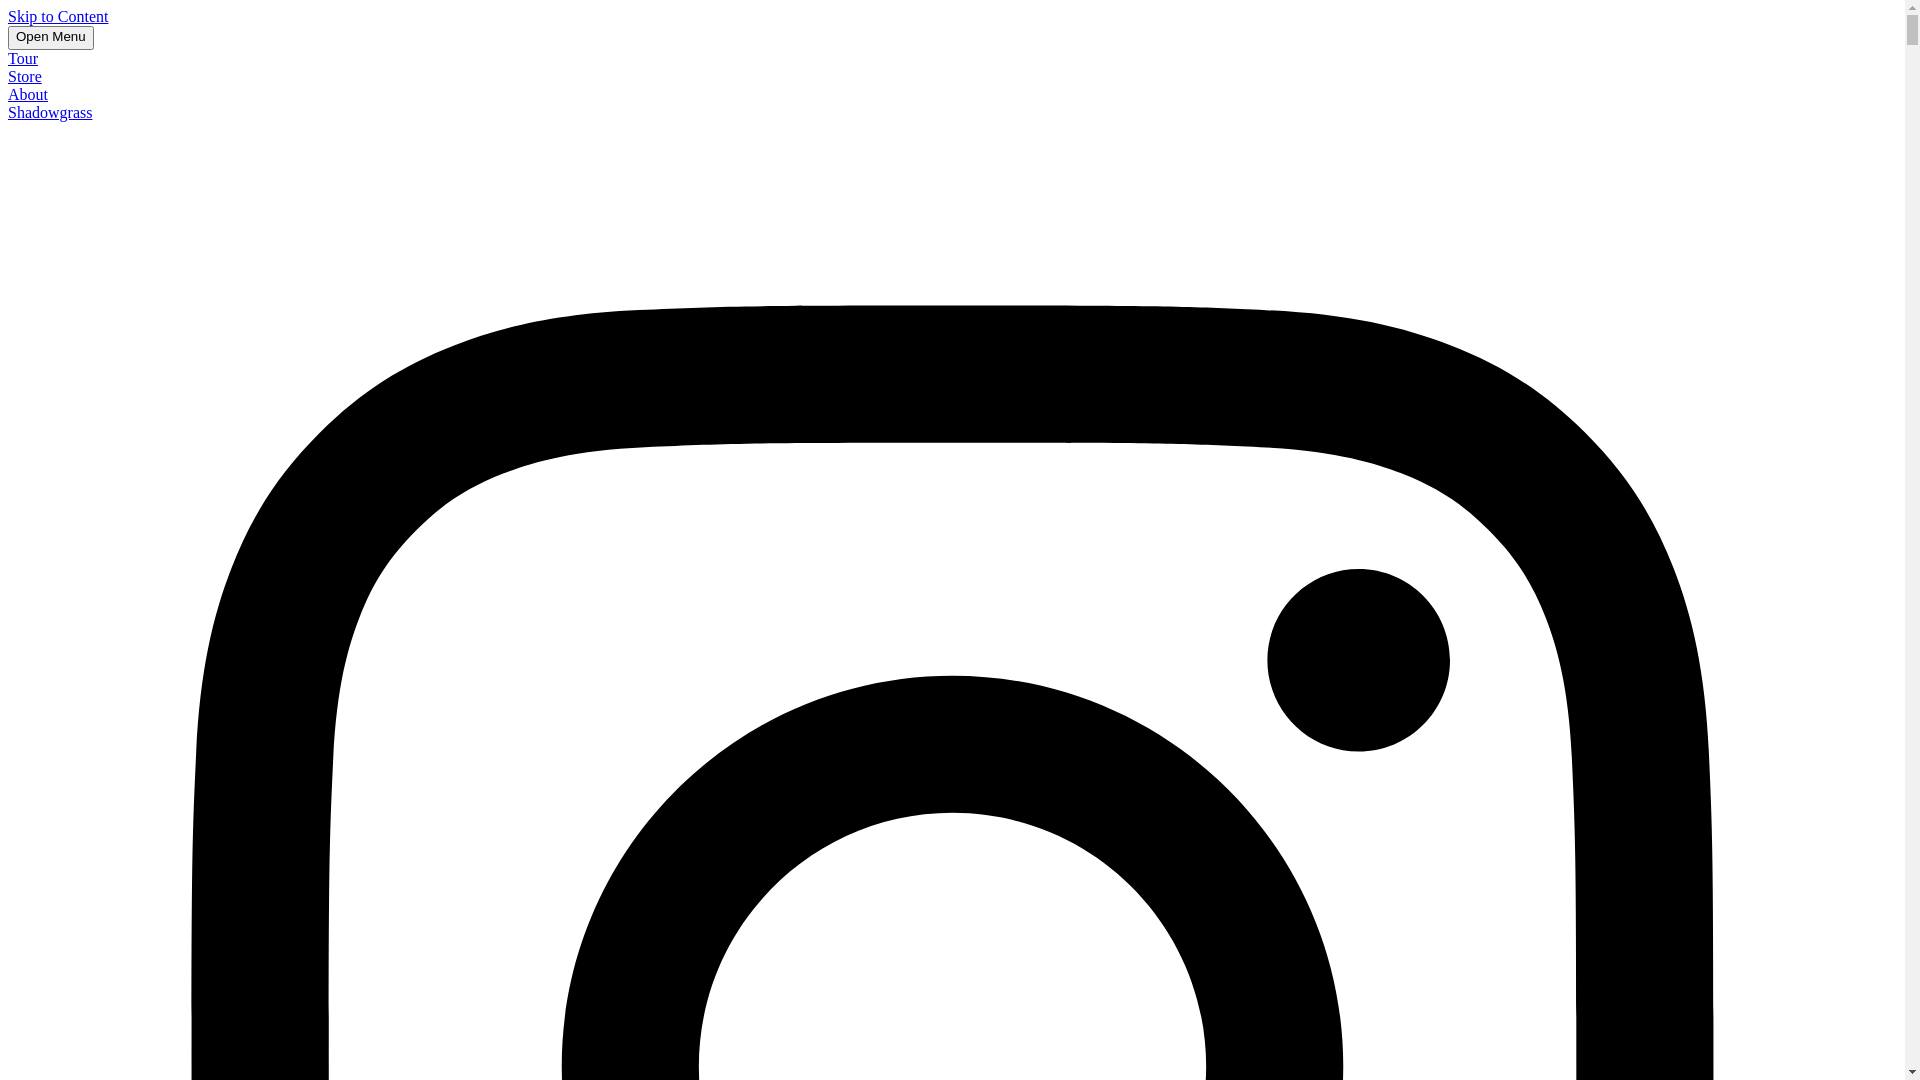 Image resolution: width=1920 pixels, height=1080 pixels. Describe the element at coordinates (8, 75) in the screenshot. I see `'Store'` at that location.